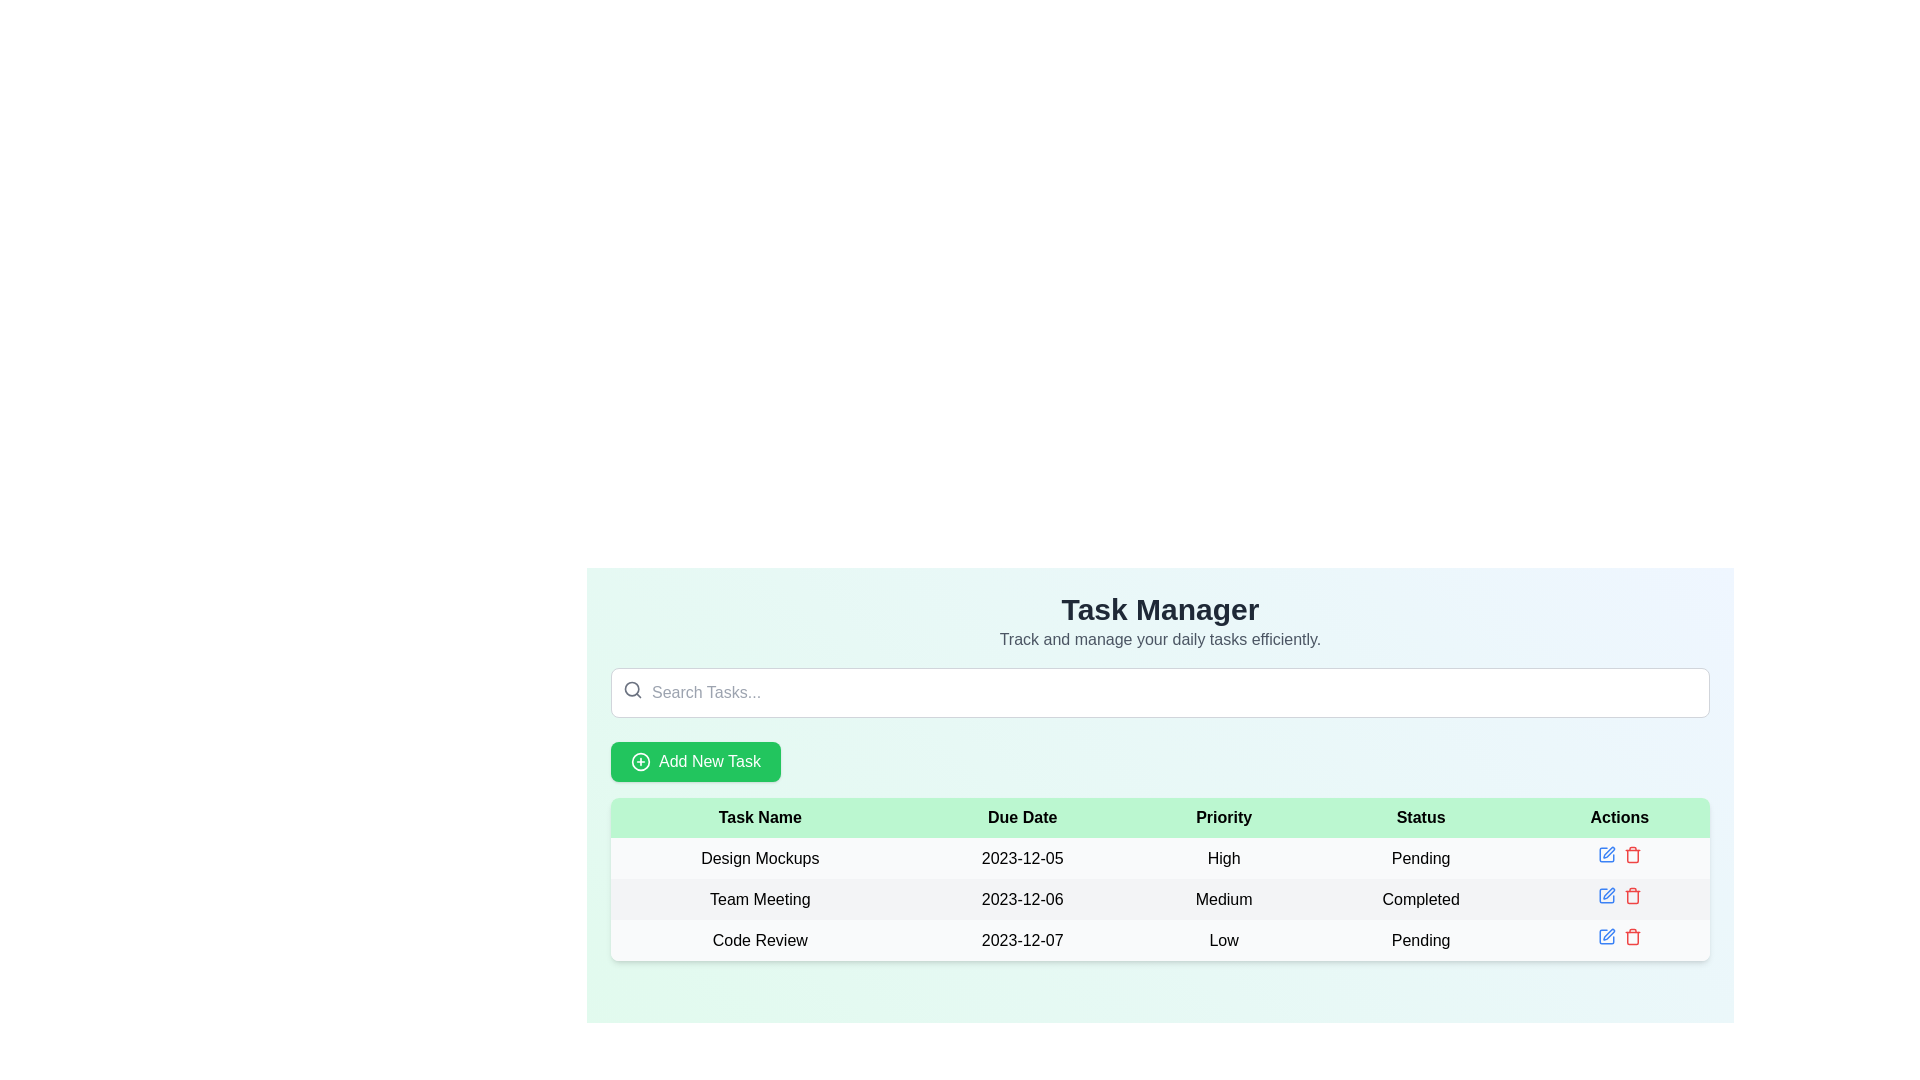  What do you see at coordinates (1632, 855) in the screenshot?
I see `the outline component of the trash can icon, which is part of the SVG in the 'Actions' column of the third row aligned with the 'Code Review' task` at bounding box center [1632, 855].